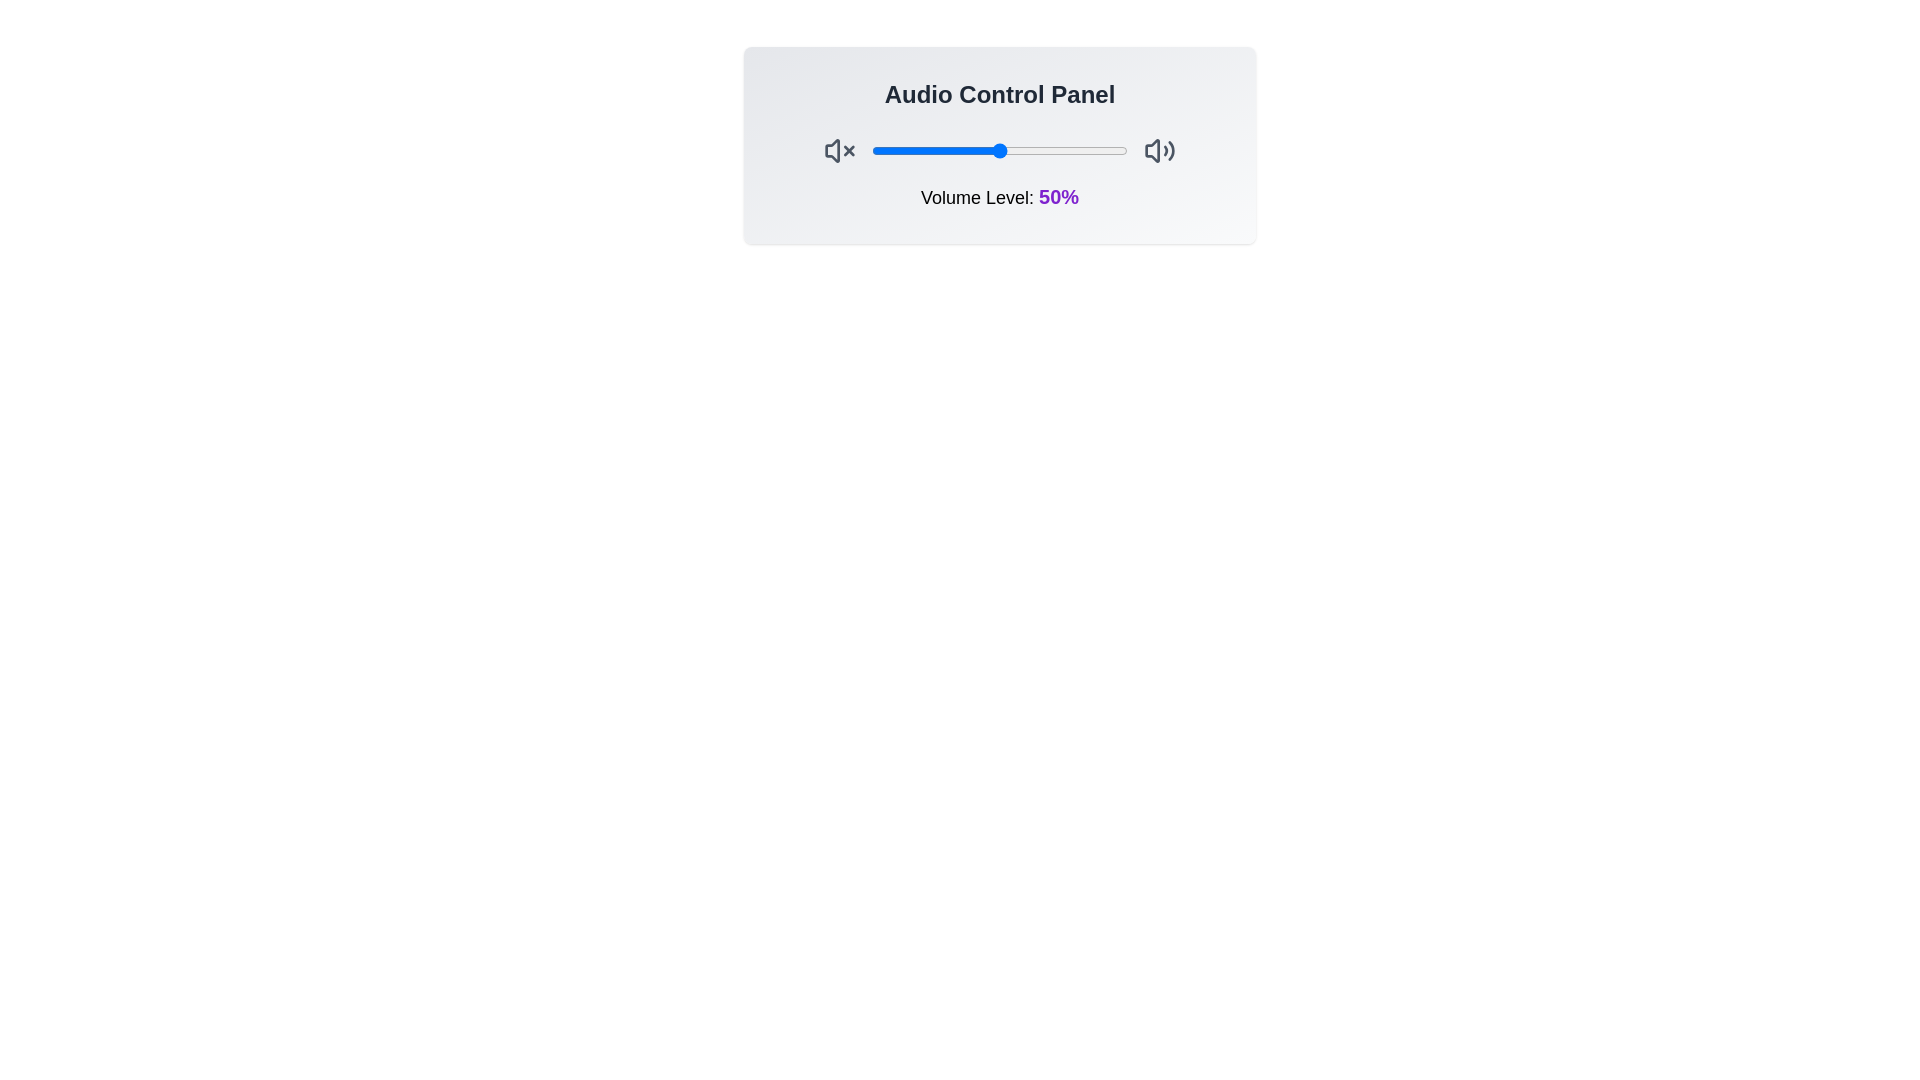 The height and width of the screenshot is (1080, 1920). Describe the element at coordinates (999, 144) in the screenshot. I see `the title of the 'Audio Control Panel', which is a prominent element at the top of the panel with a bold heading` at that location.